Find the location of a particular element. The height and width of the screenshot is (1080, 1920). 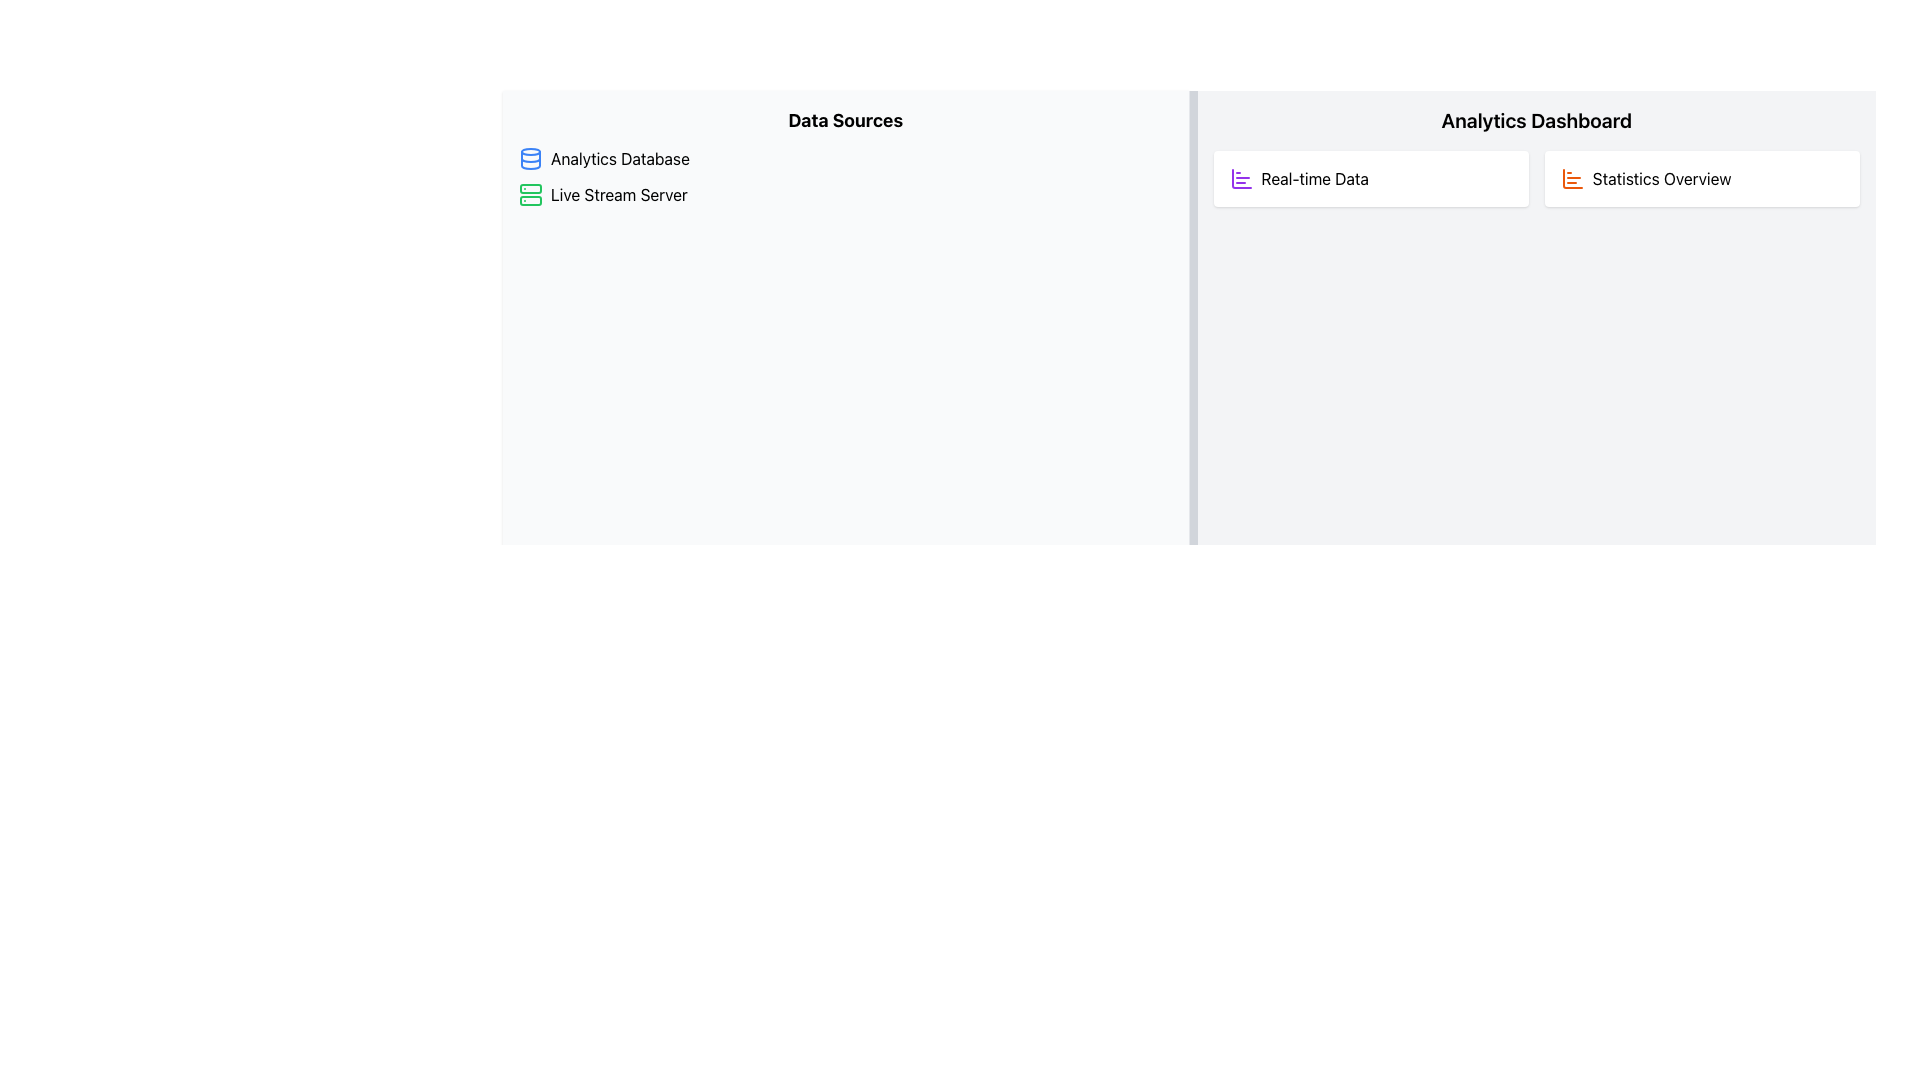

the Text Label that serves as the title for the analytics section in the upper right panel of the dashboard is located at coordinates (1535, 120).